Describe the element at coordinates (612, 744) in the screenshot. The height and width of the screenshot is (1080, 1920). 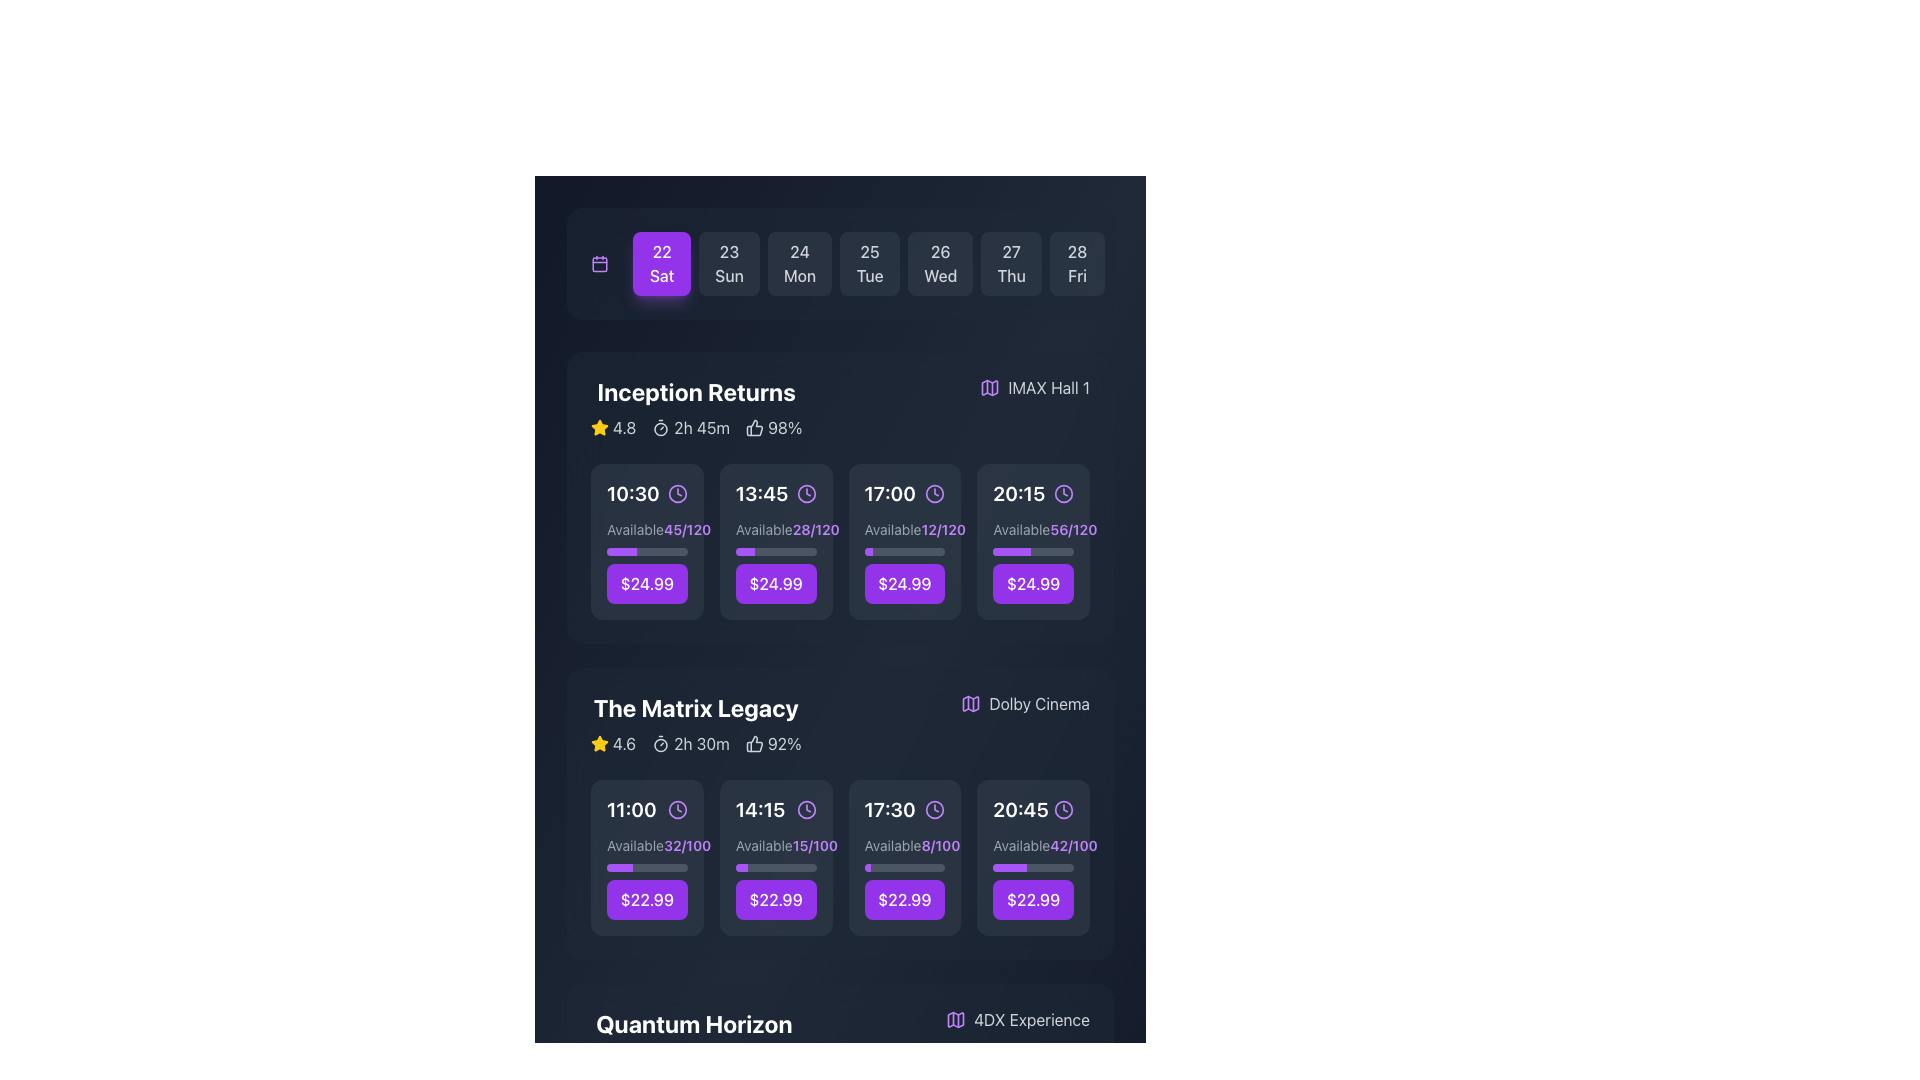
I see `the rating display for 'The Matrix Legacy' movie, which shows a yellow star icon and the number '4.6'` at that location.